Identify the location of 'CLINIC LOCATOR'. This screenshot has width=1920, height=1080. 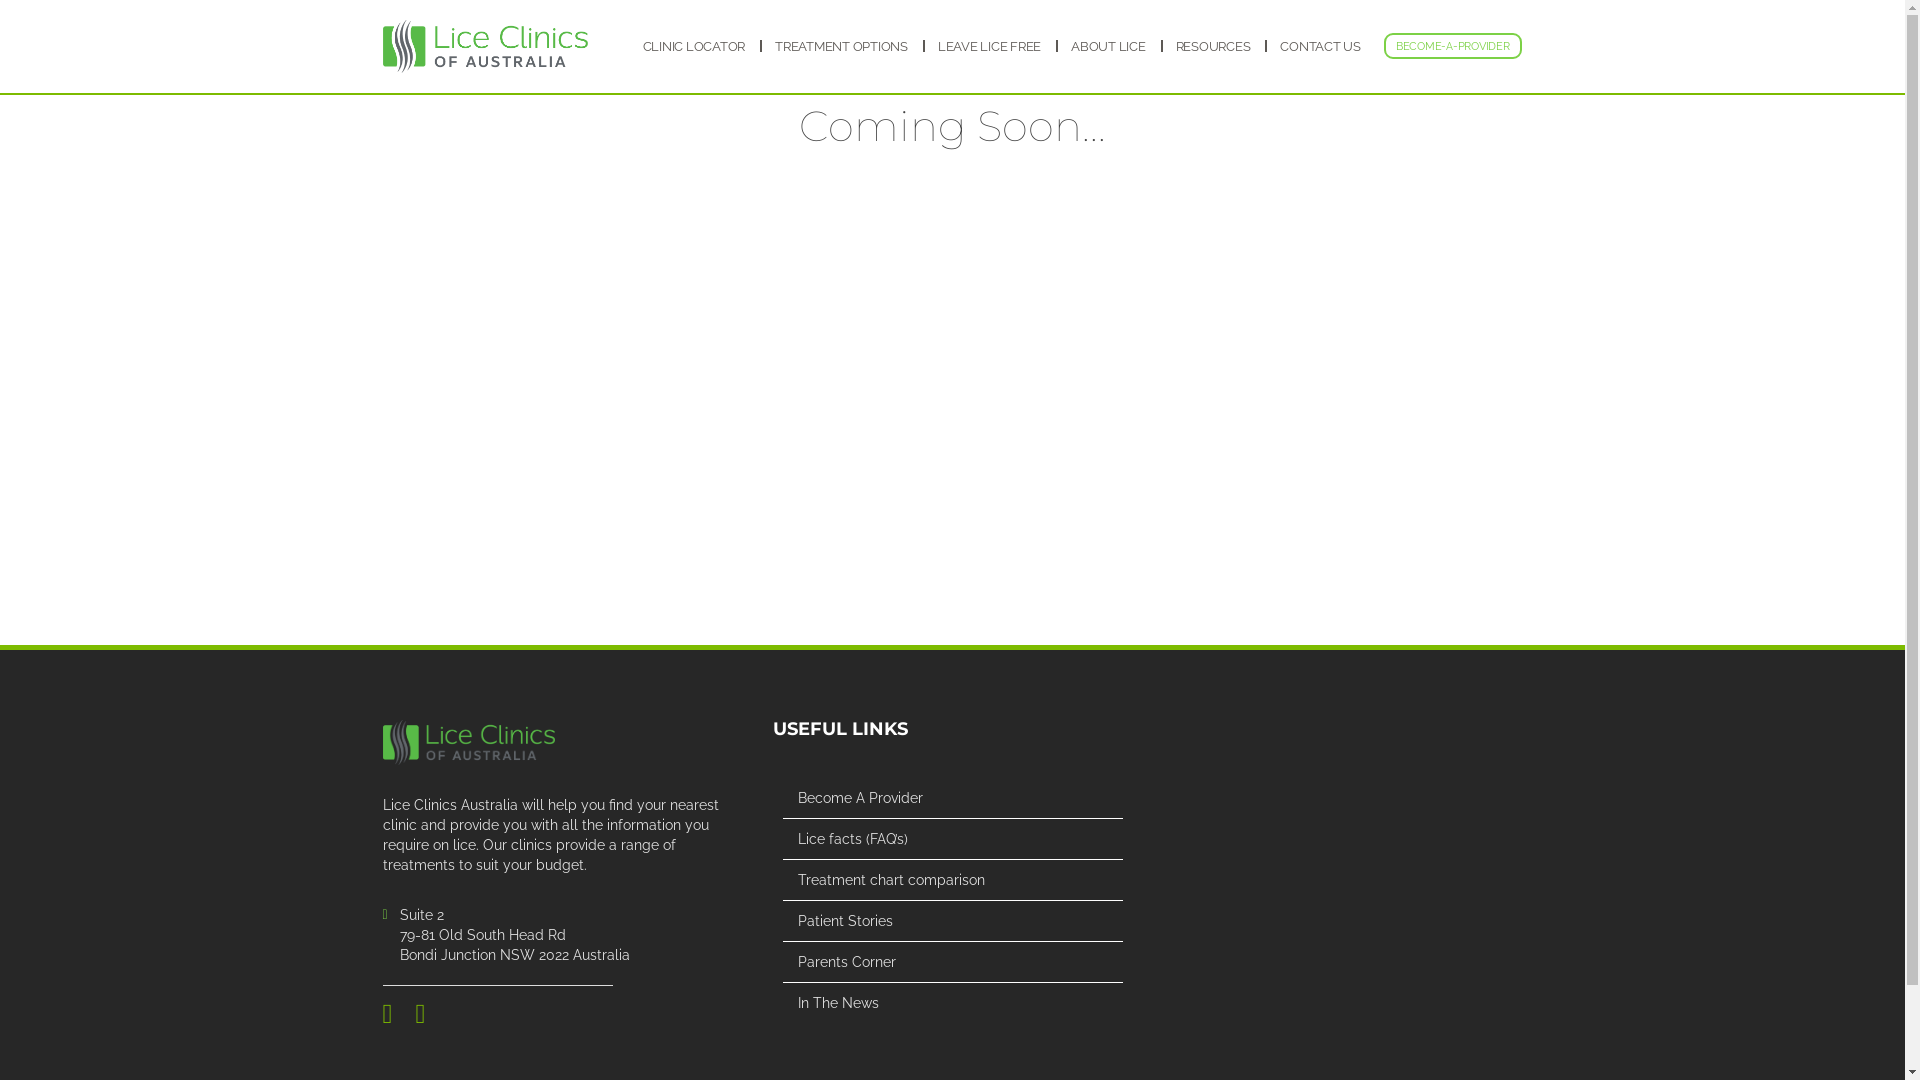
(693, 46).